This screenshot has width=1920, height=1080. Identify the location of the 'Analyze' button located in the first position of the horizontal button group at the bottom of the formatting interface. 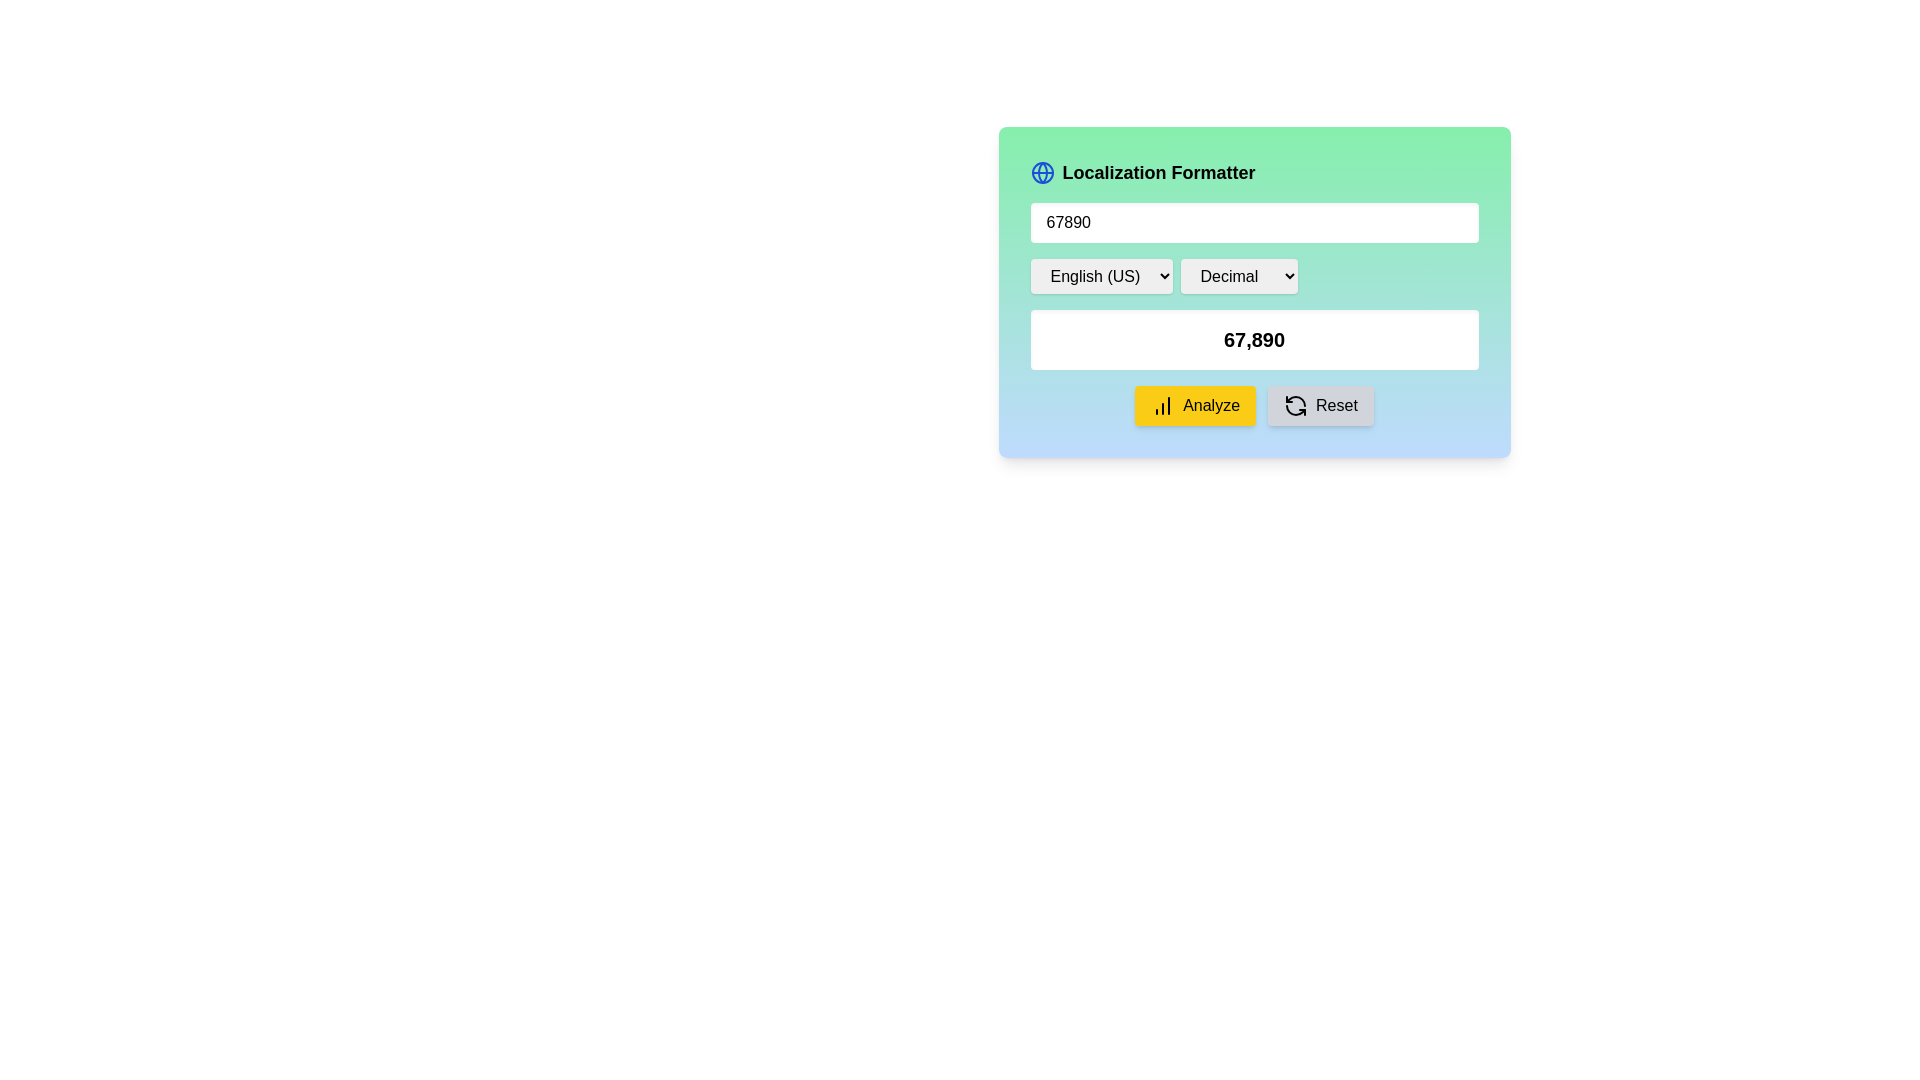
(1195, 405).